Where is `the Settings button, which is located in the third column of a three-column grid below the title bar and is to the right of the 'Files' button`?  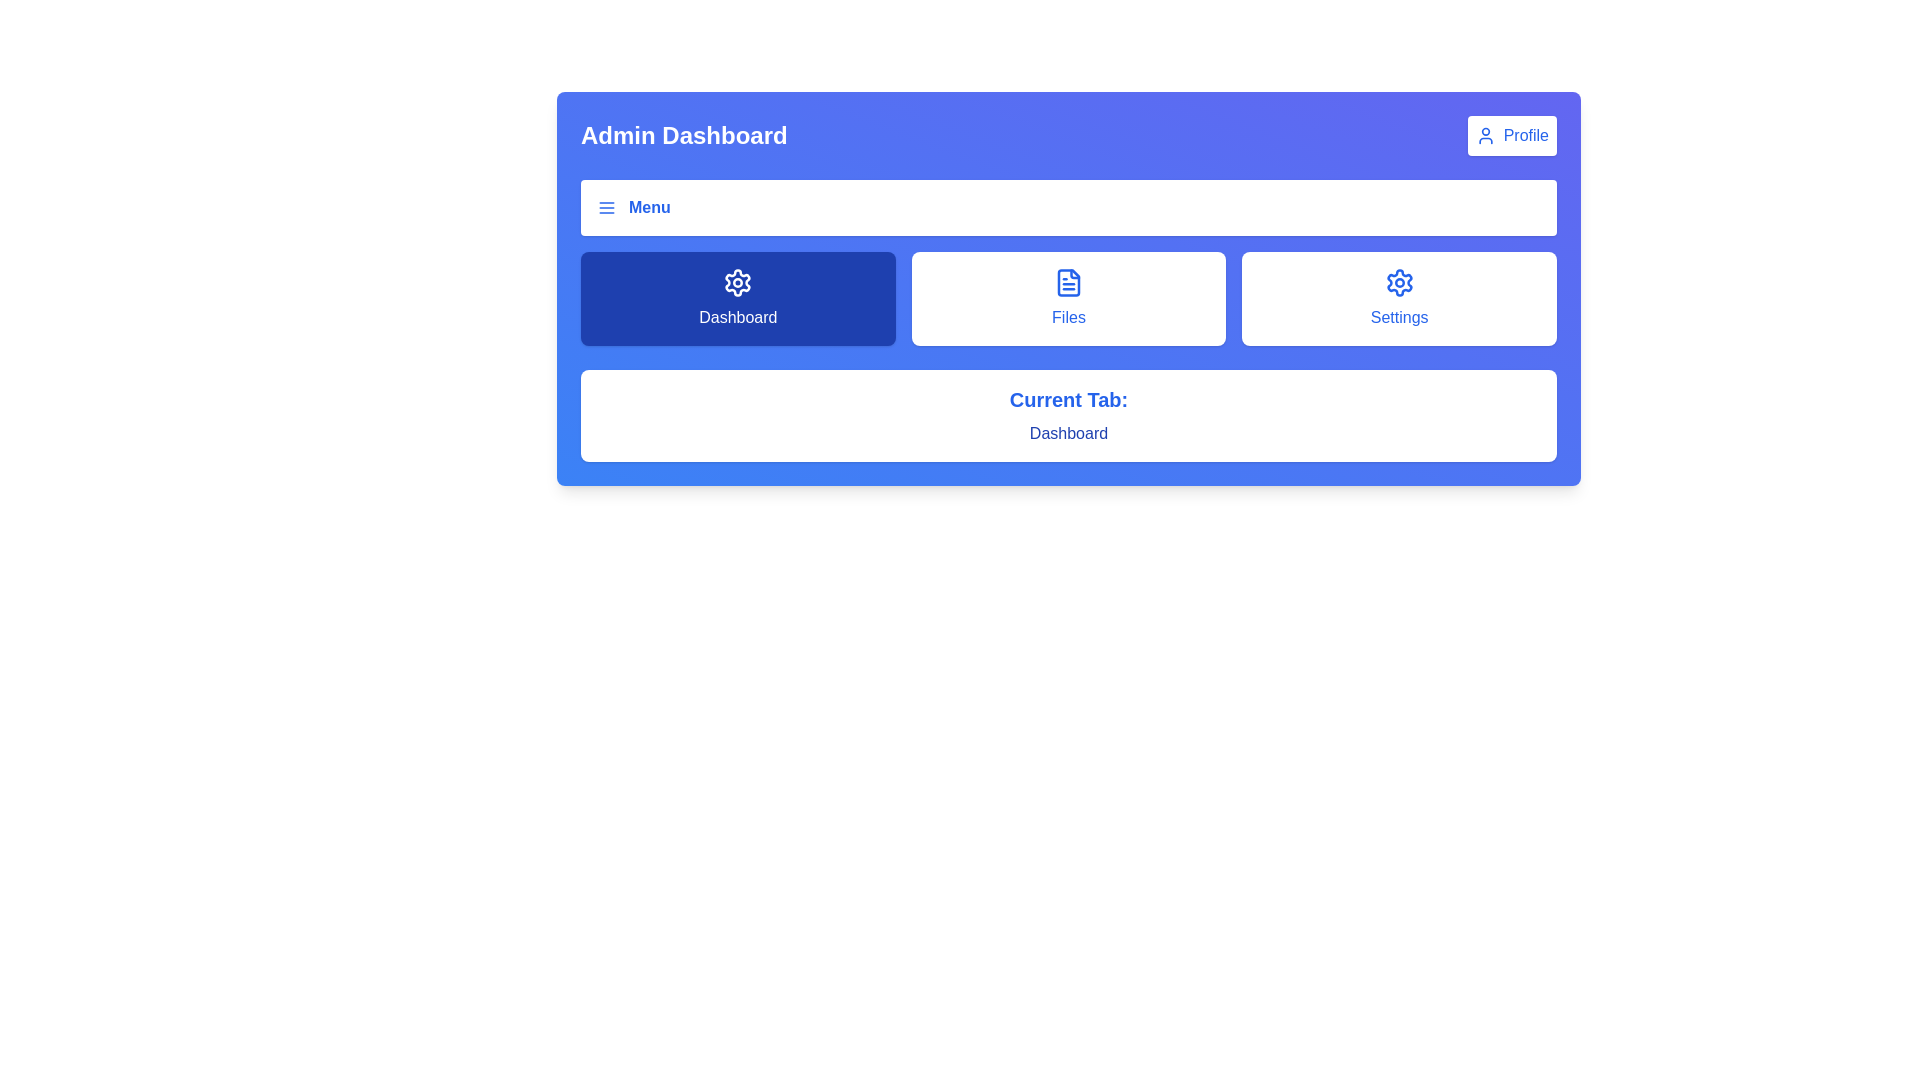
the Settings button, which is located in the third column of a three-column grid below the title bar and is to the right of the 'Files' button is located at coordinates (1398, 299).